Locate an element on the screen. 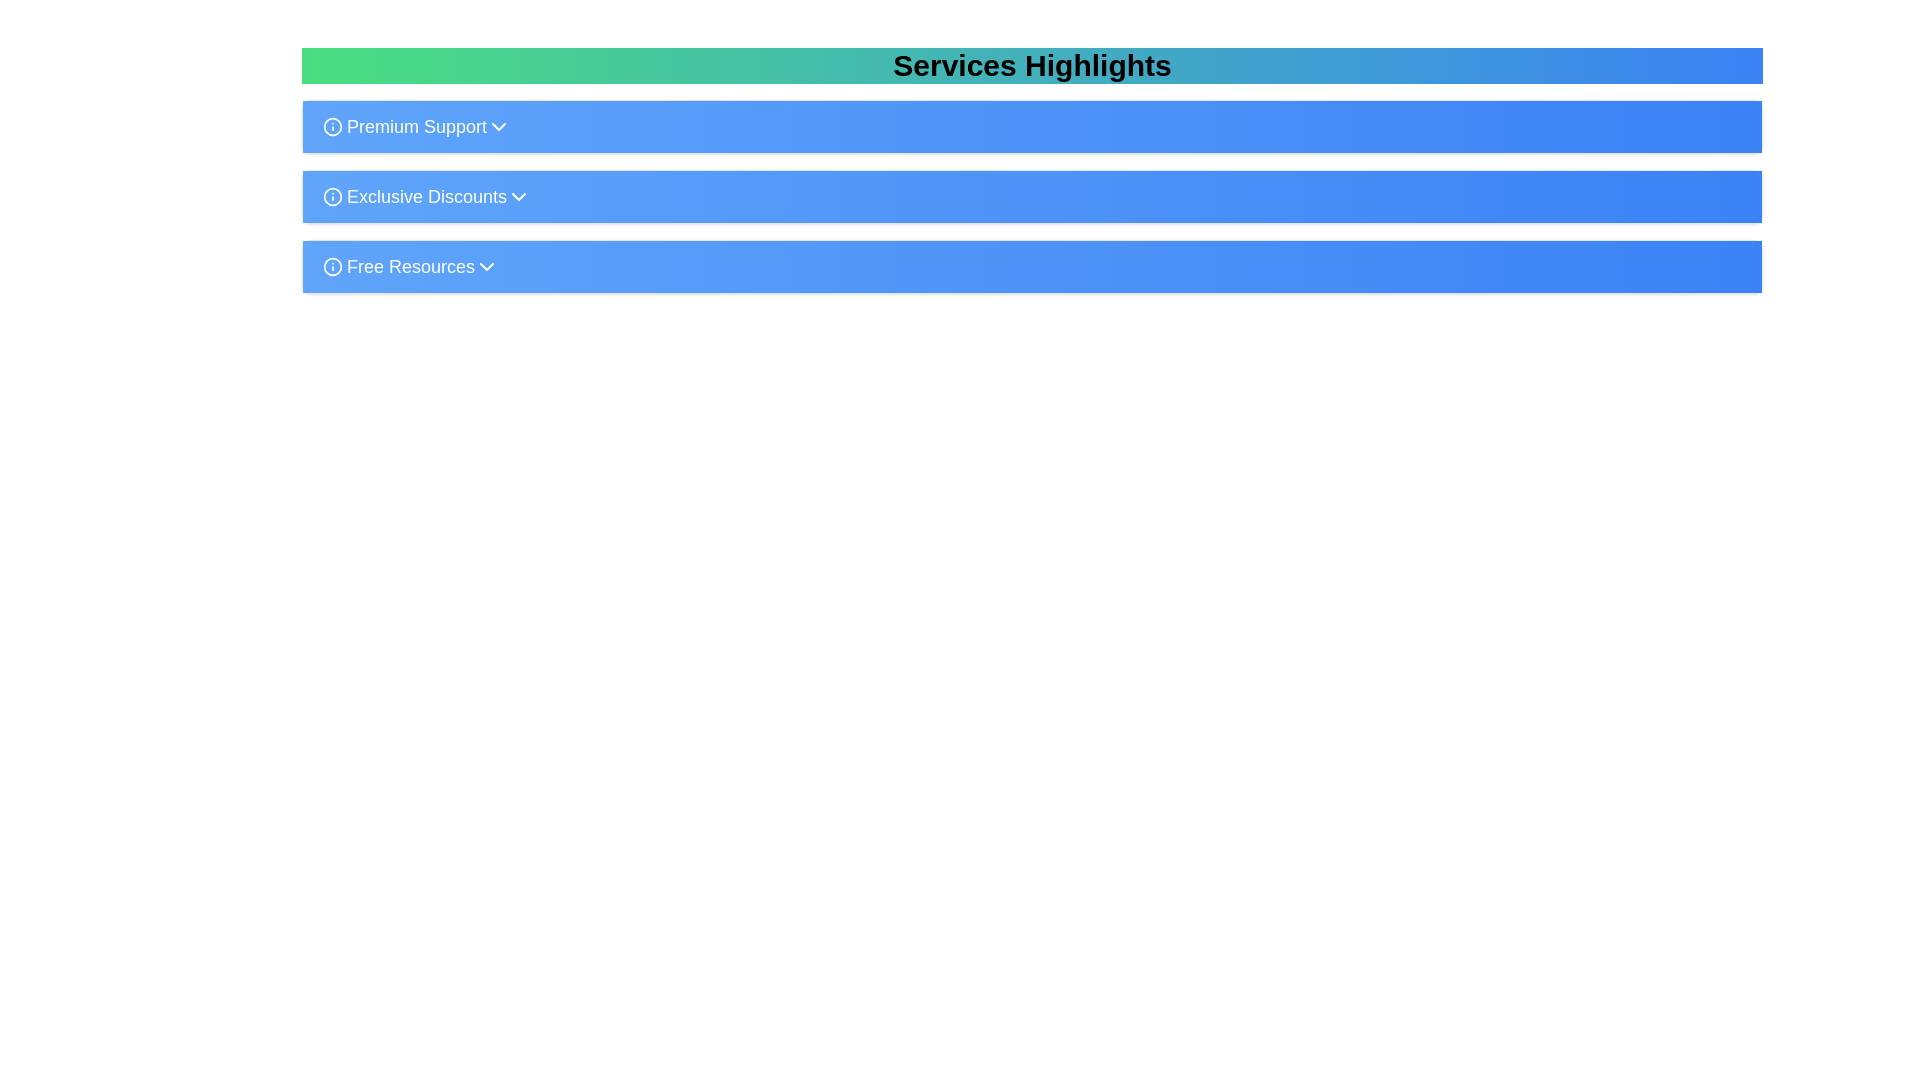 The height and width of the screenshot is (1080, 1920). the 'Free Resources' text label located within the 'Services Highlights' section, which is the third item in the vertical stack is located at coordinates (398, 265).